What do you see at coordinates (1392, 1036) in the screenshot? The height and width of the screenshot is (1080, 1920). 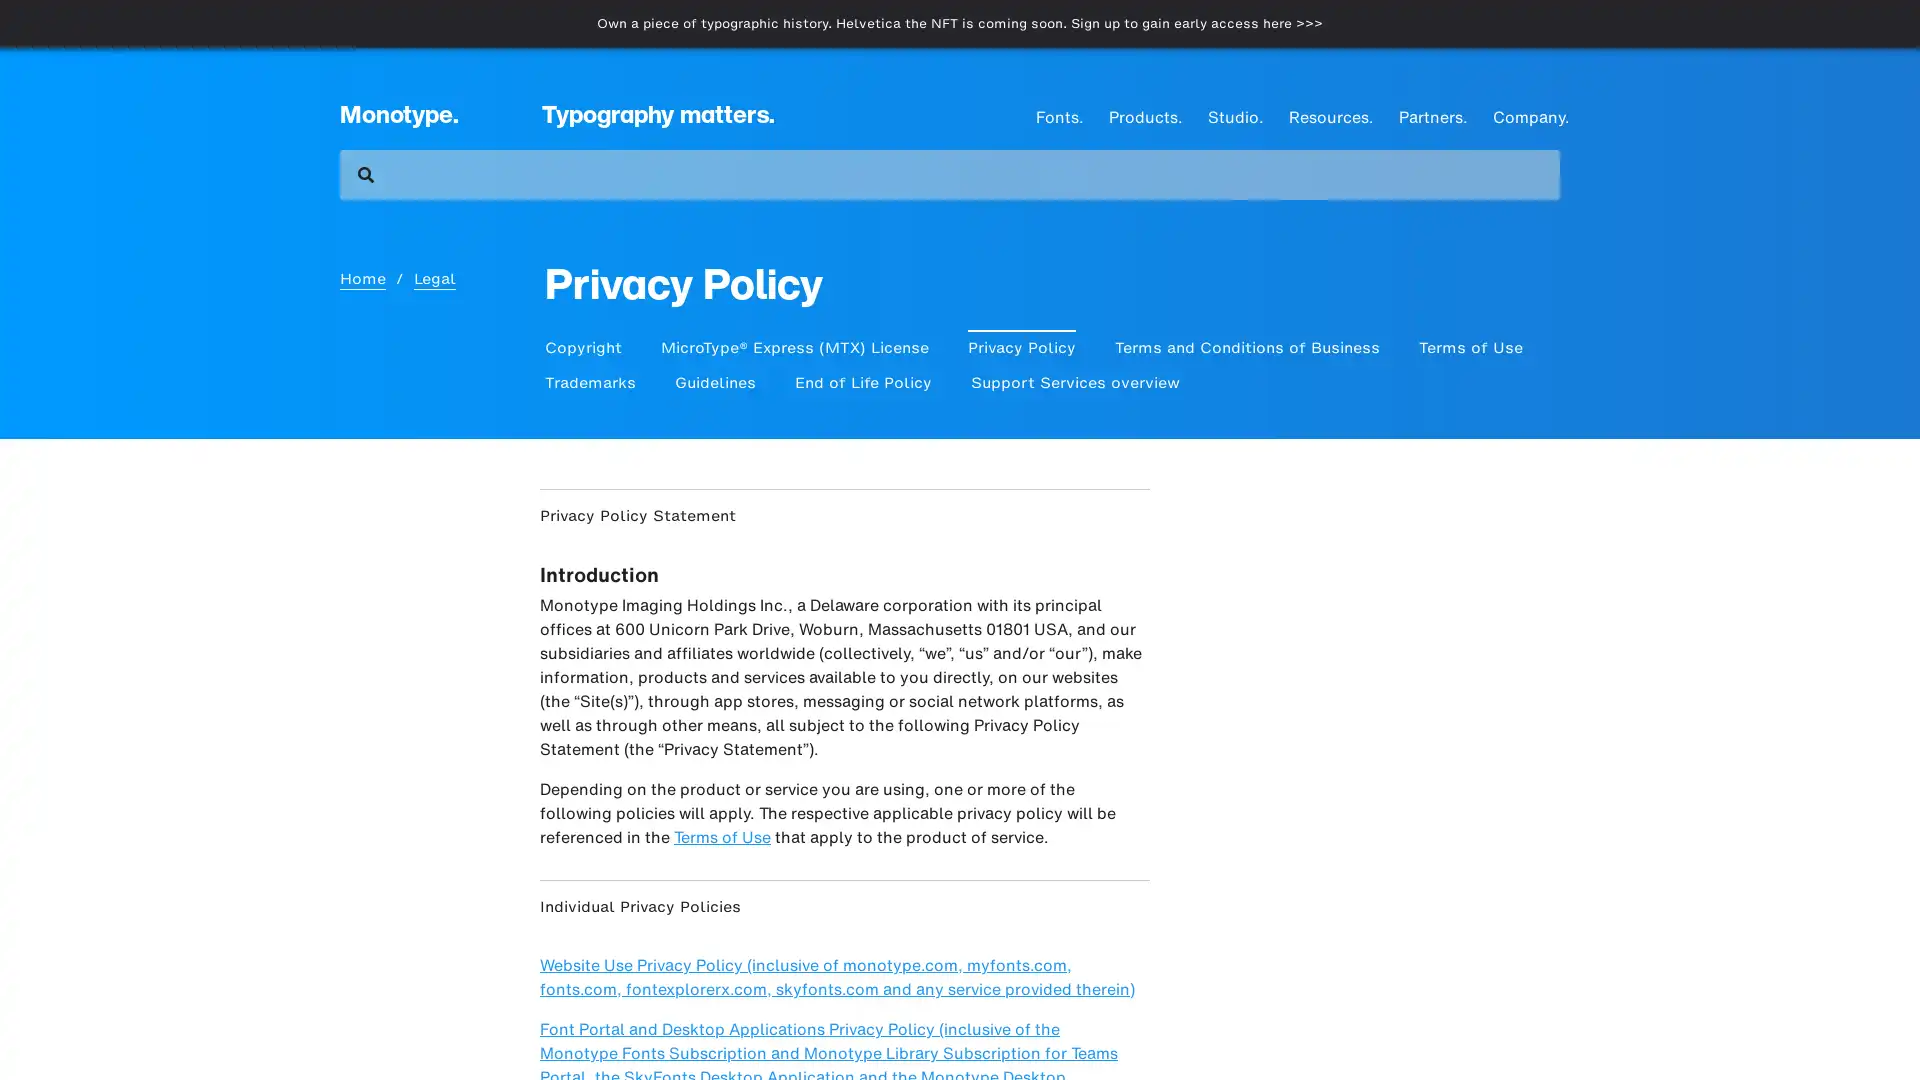 I see `Cookies Settings` at bounding box center [1392, 1036].